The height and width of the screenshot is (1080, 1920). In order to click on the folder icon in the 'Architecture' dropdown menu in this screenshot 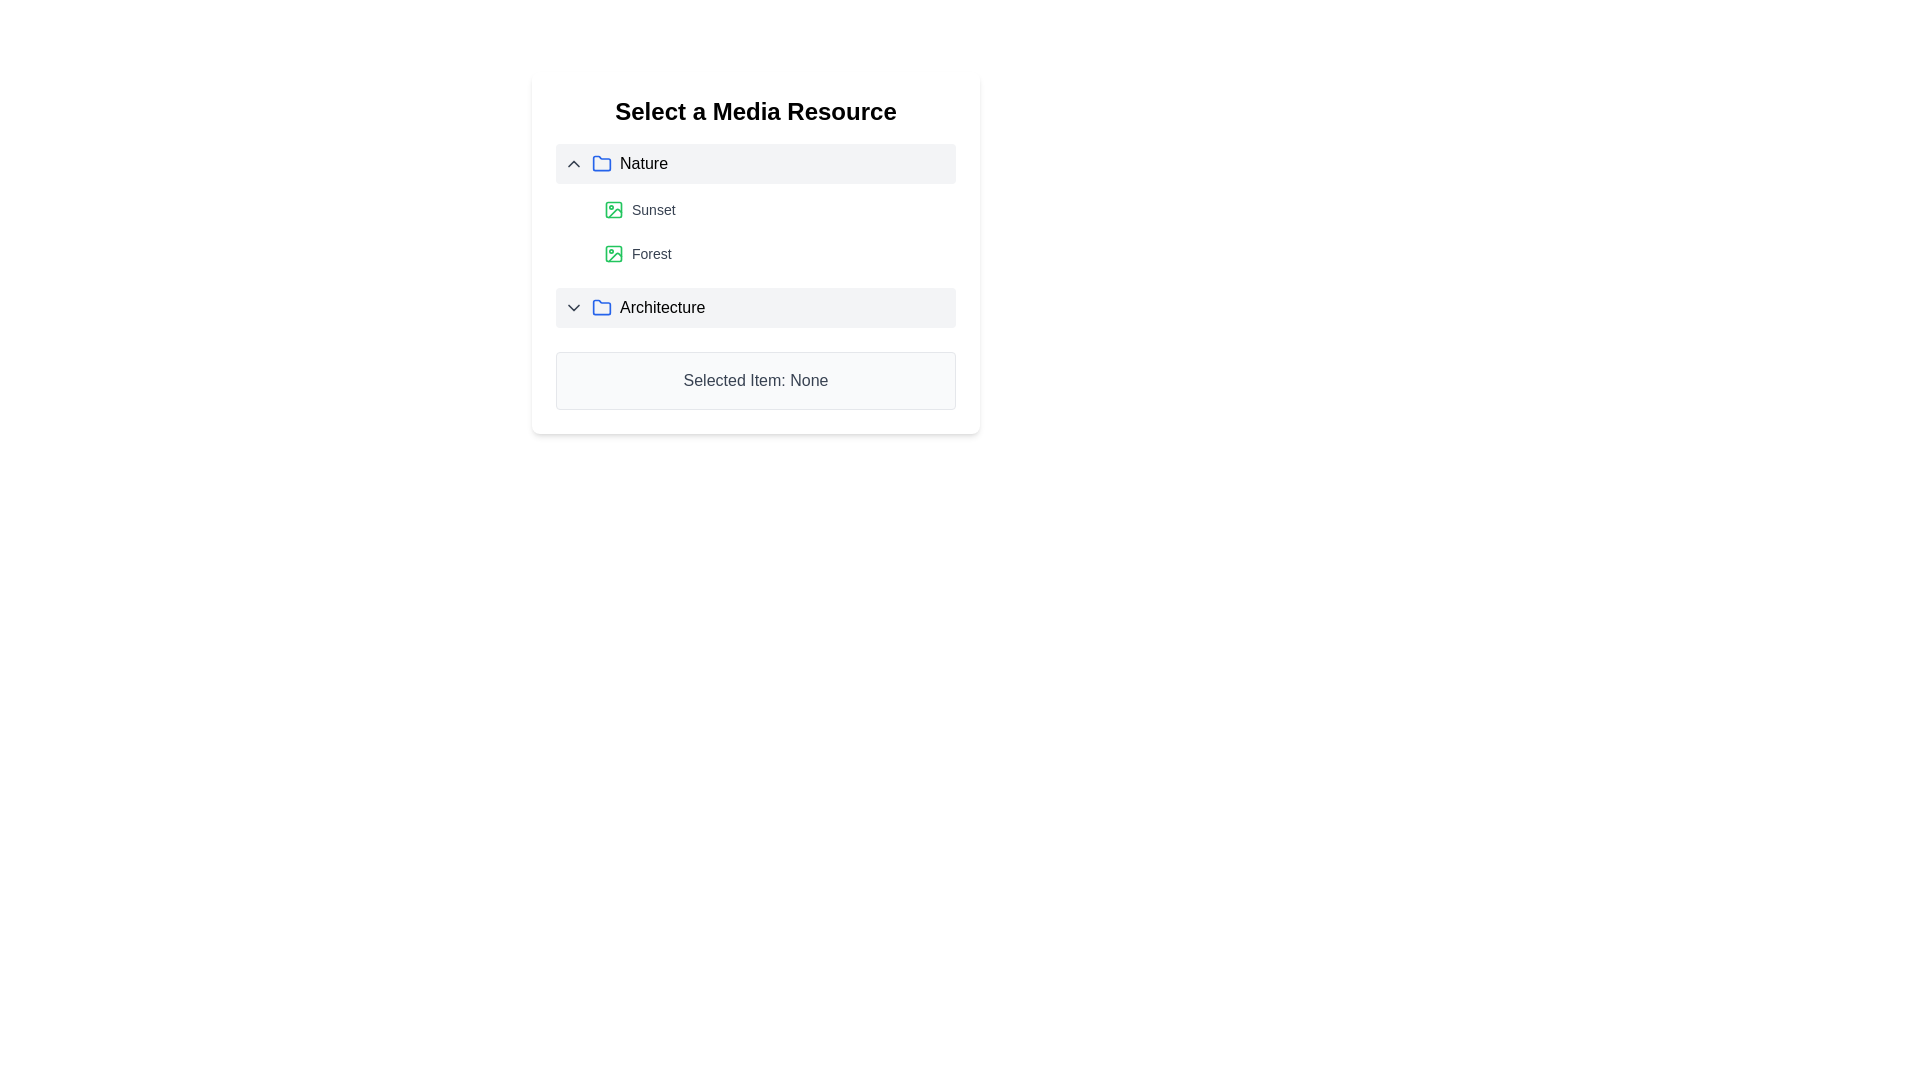, I will do `click(600, 307)`.